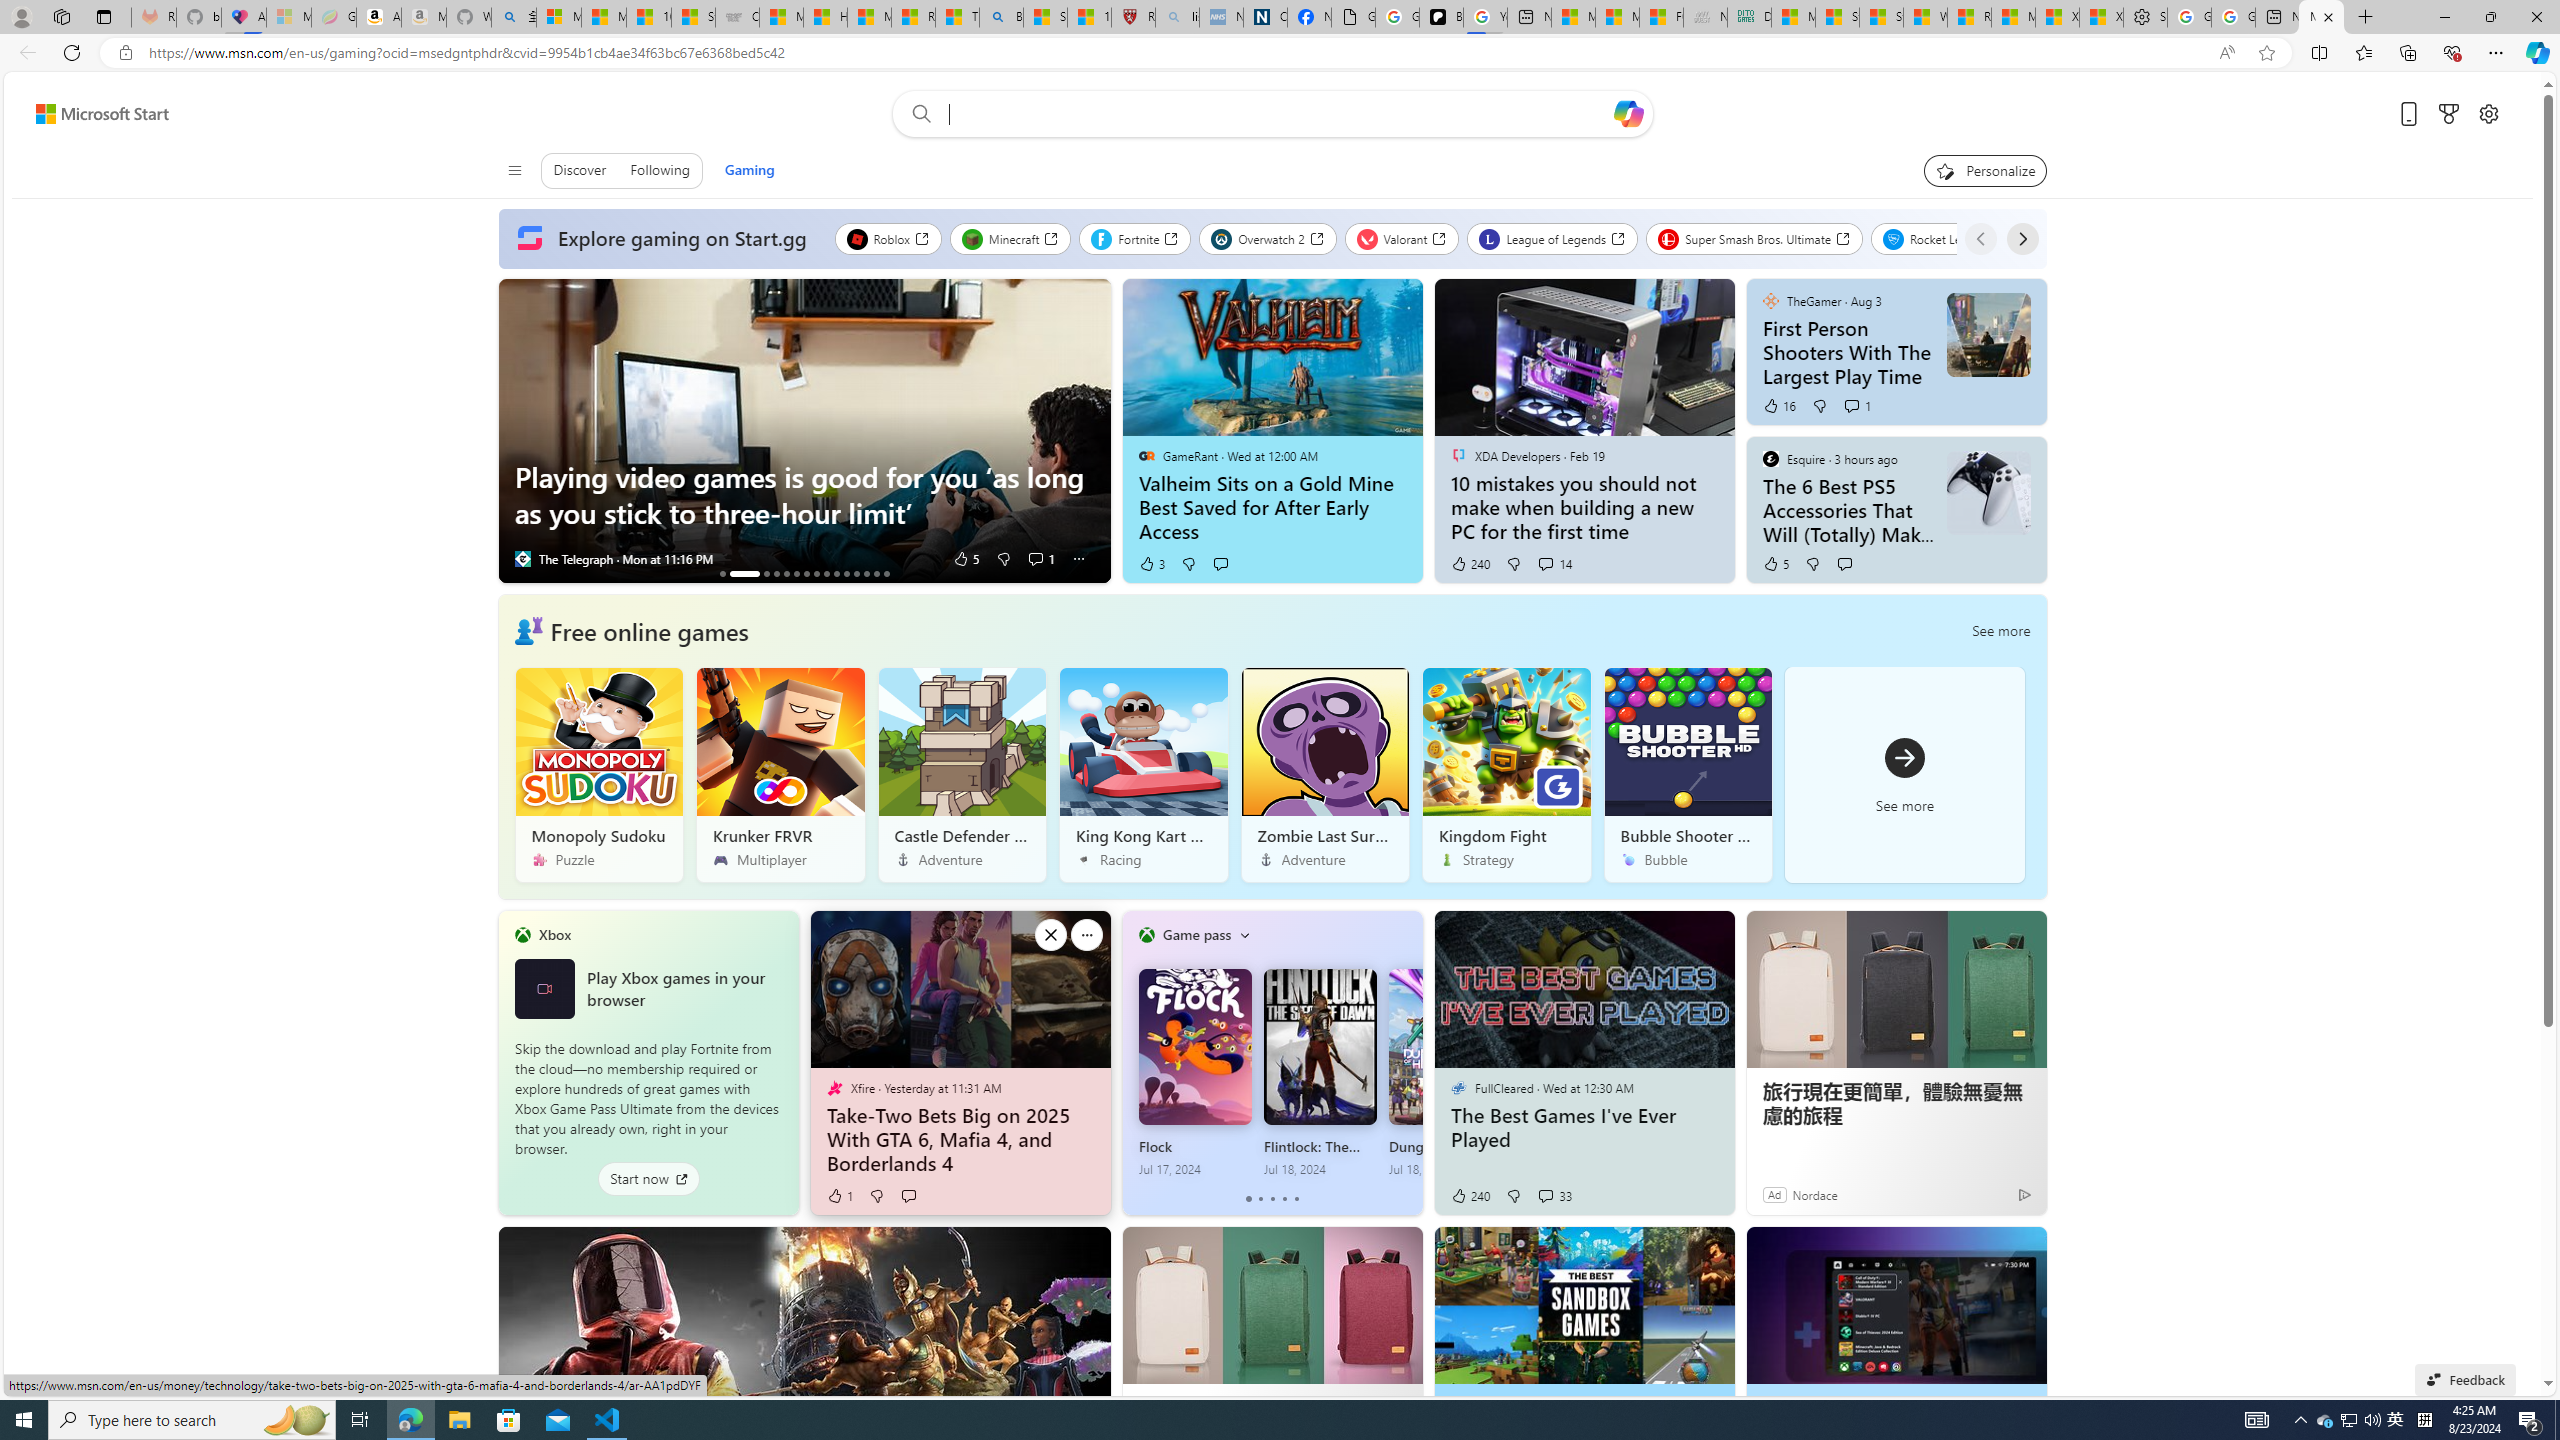 The image size is (2560, 1440). Describe the element at coordinates (521, 559) in the screenshot. I see `'The Telegraph'` at that location.